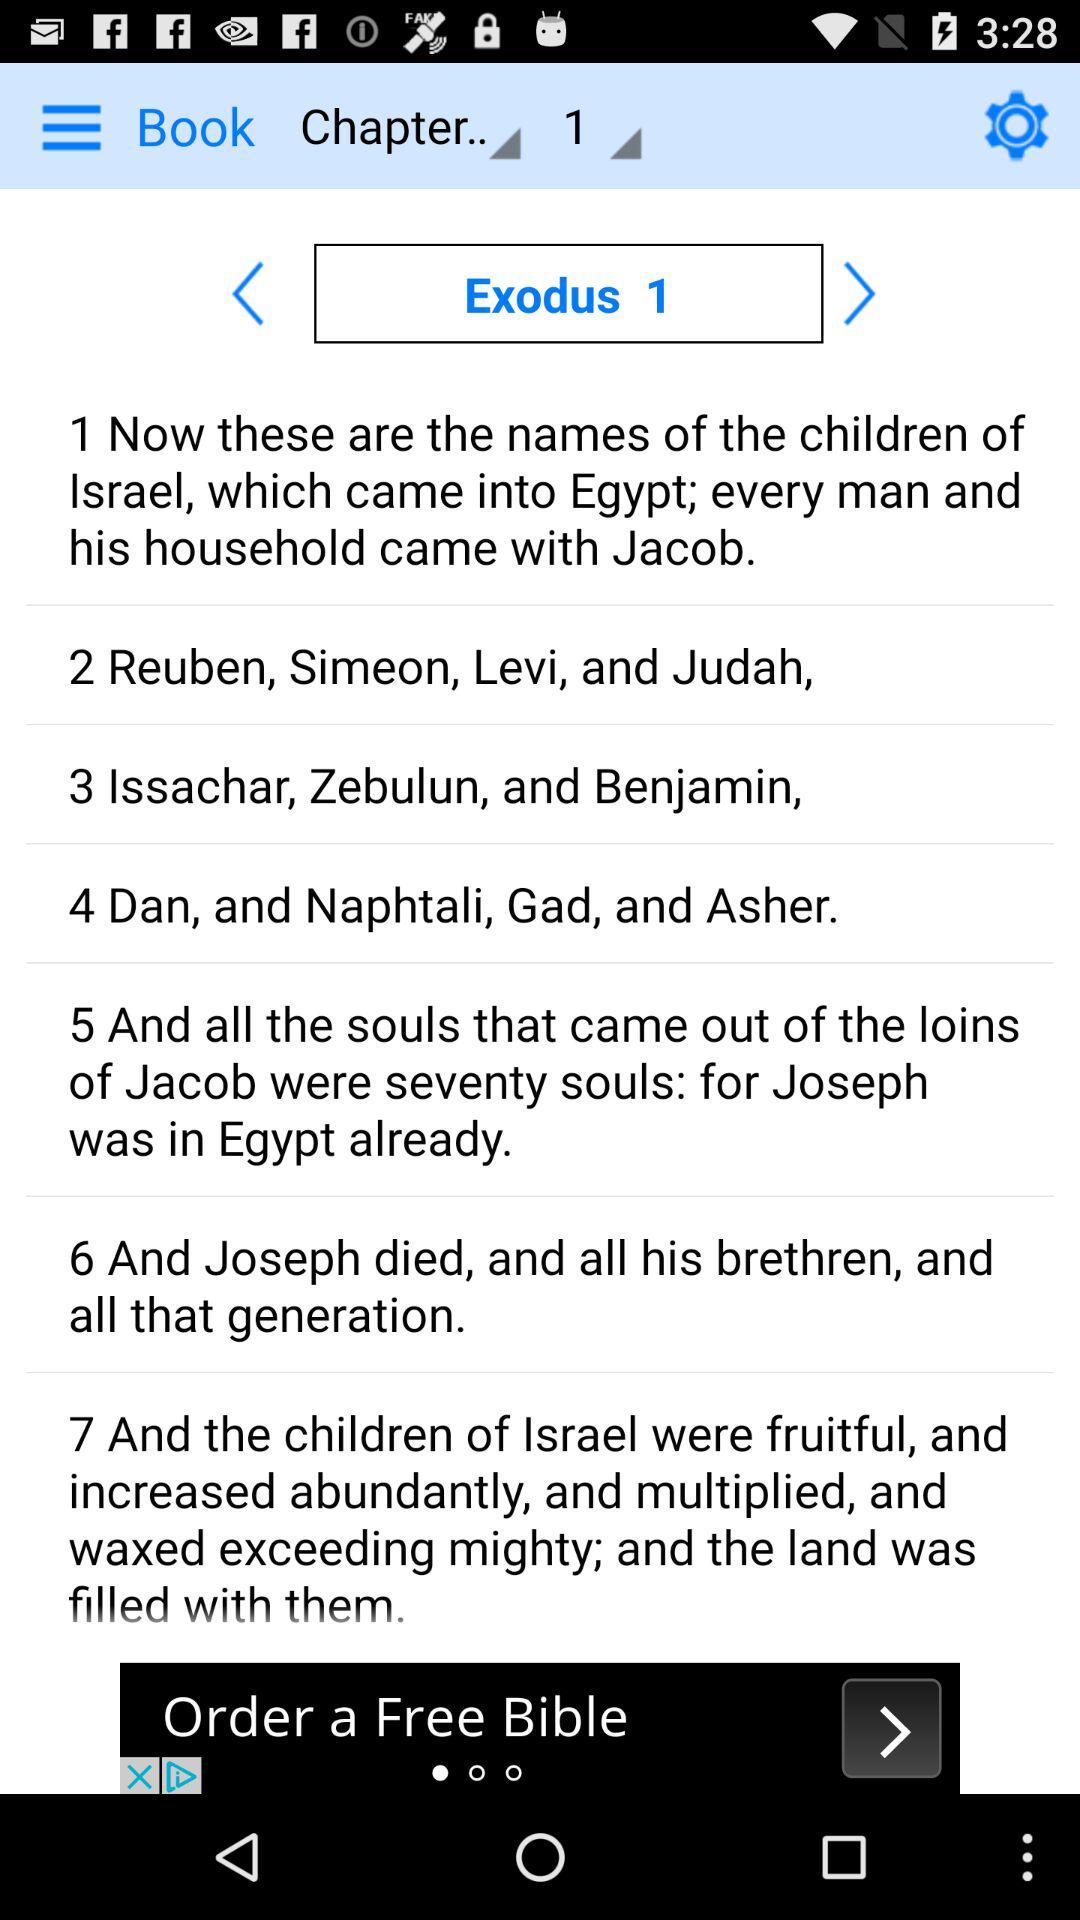  I want to click on setting, so click(1016, 124).